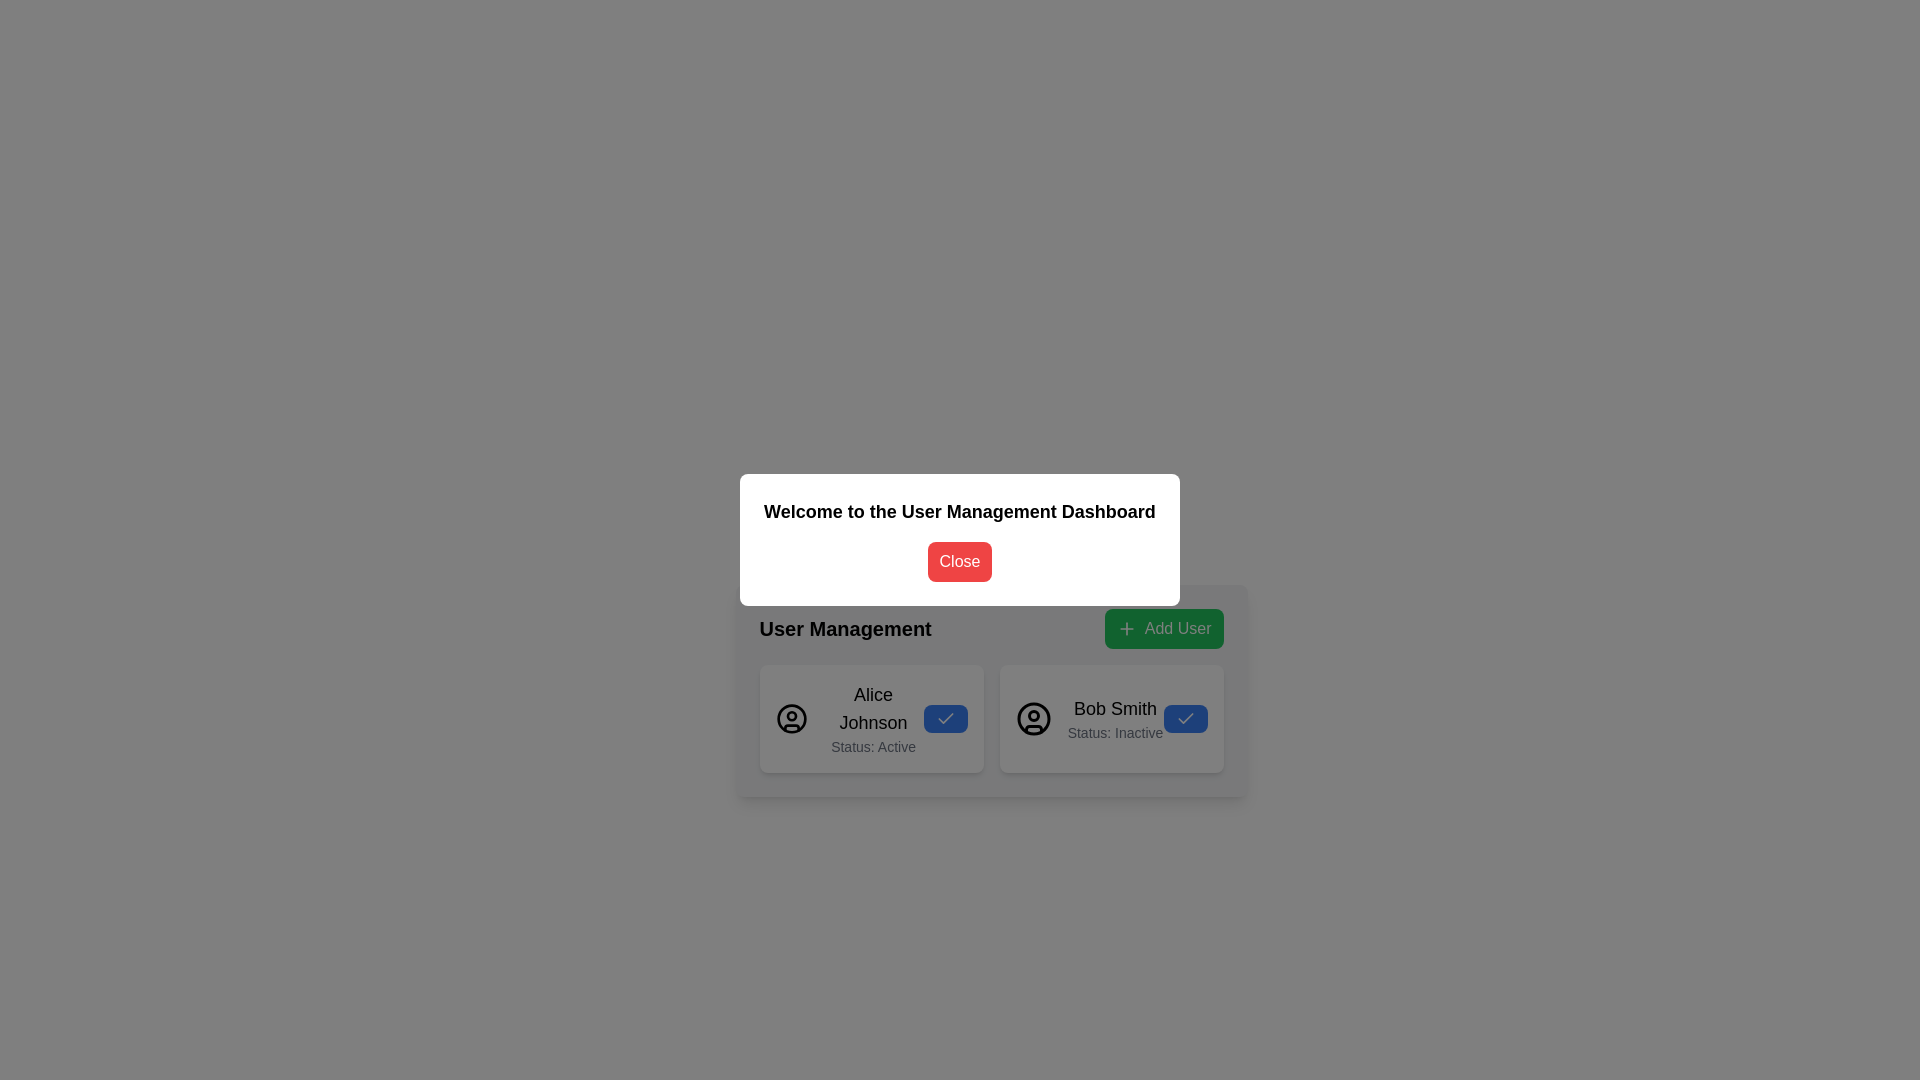 Image resolution: width=1920 pixels, height=1080 pixels. What do you see at coordinates (960, 562) in the screenshot?
I see `the close button located below the header 'Welcome to the User Management Dashboard' in the modal dialog for keyboard navigation` at bounding box center [960, 562].